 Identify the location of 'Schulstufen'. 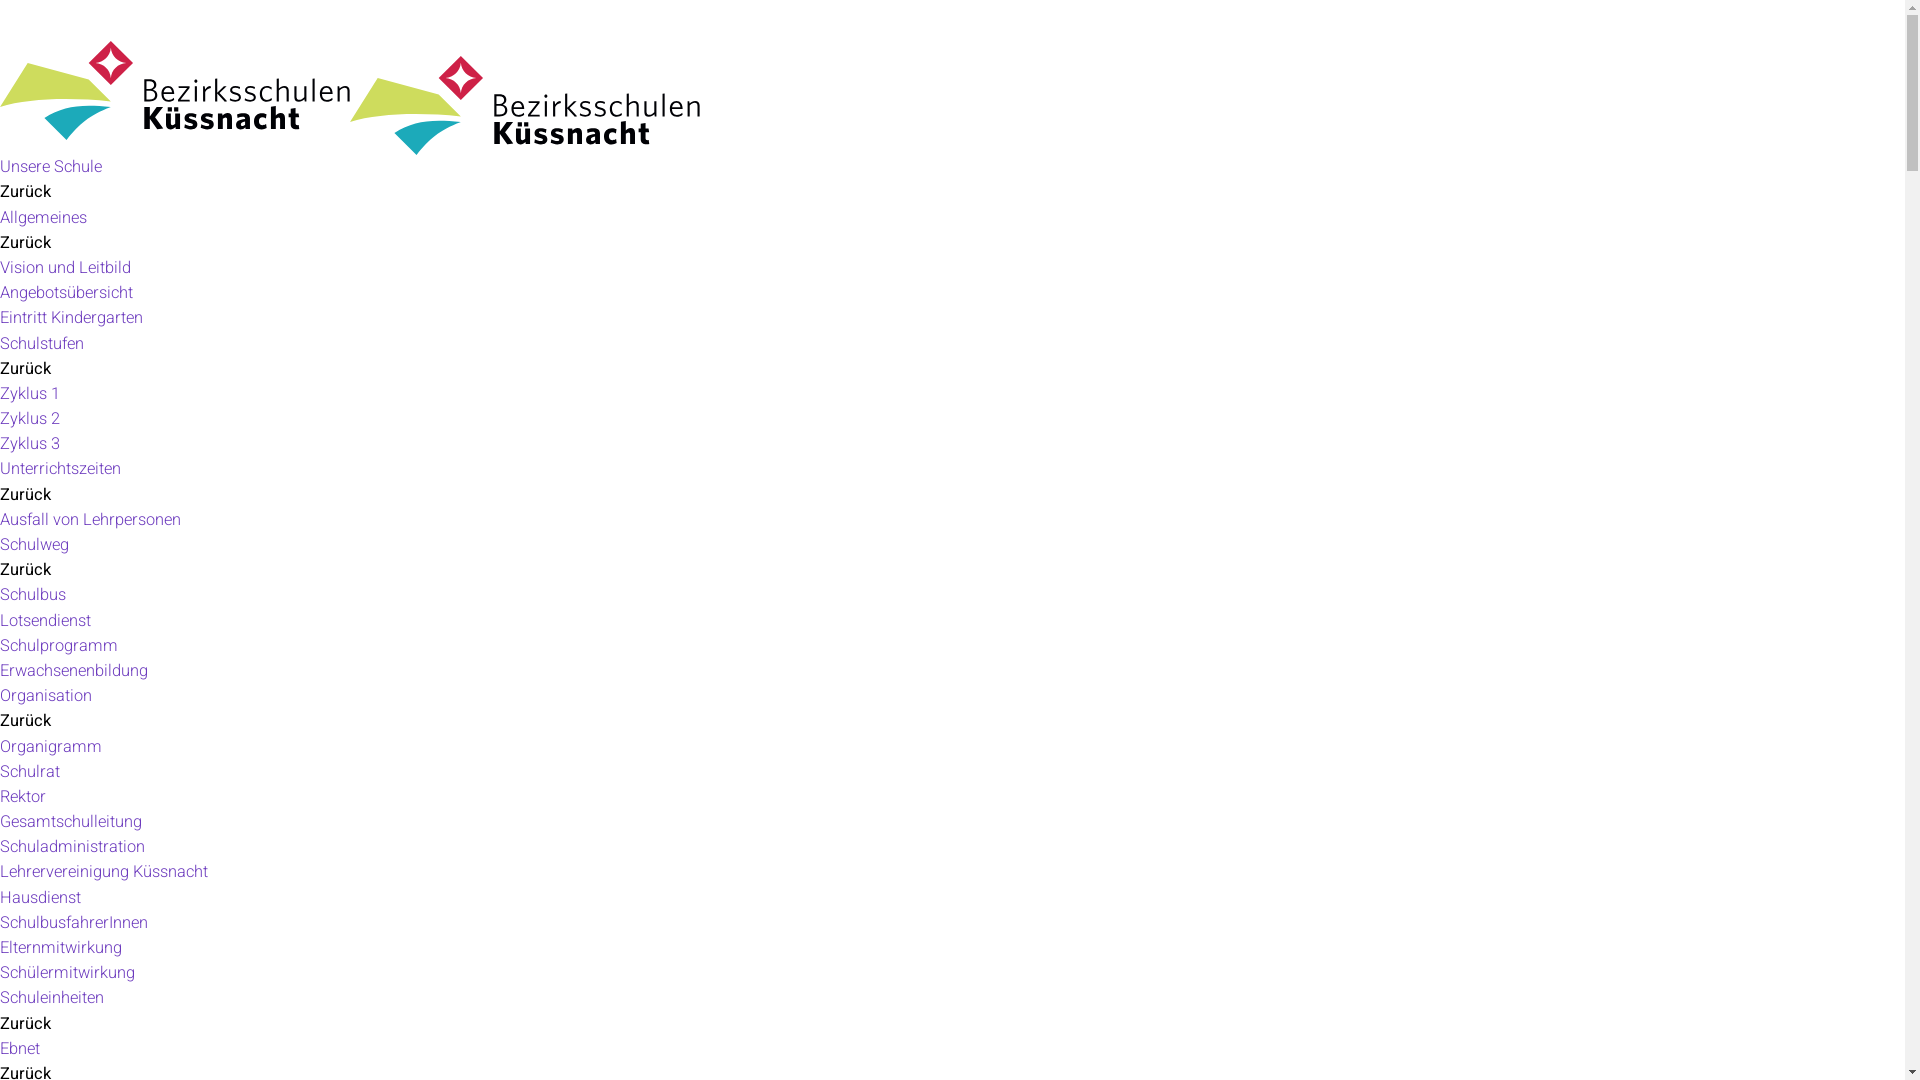
(42, 342).